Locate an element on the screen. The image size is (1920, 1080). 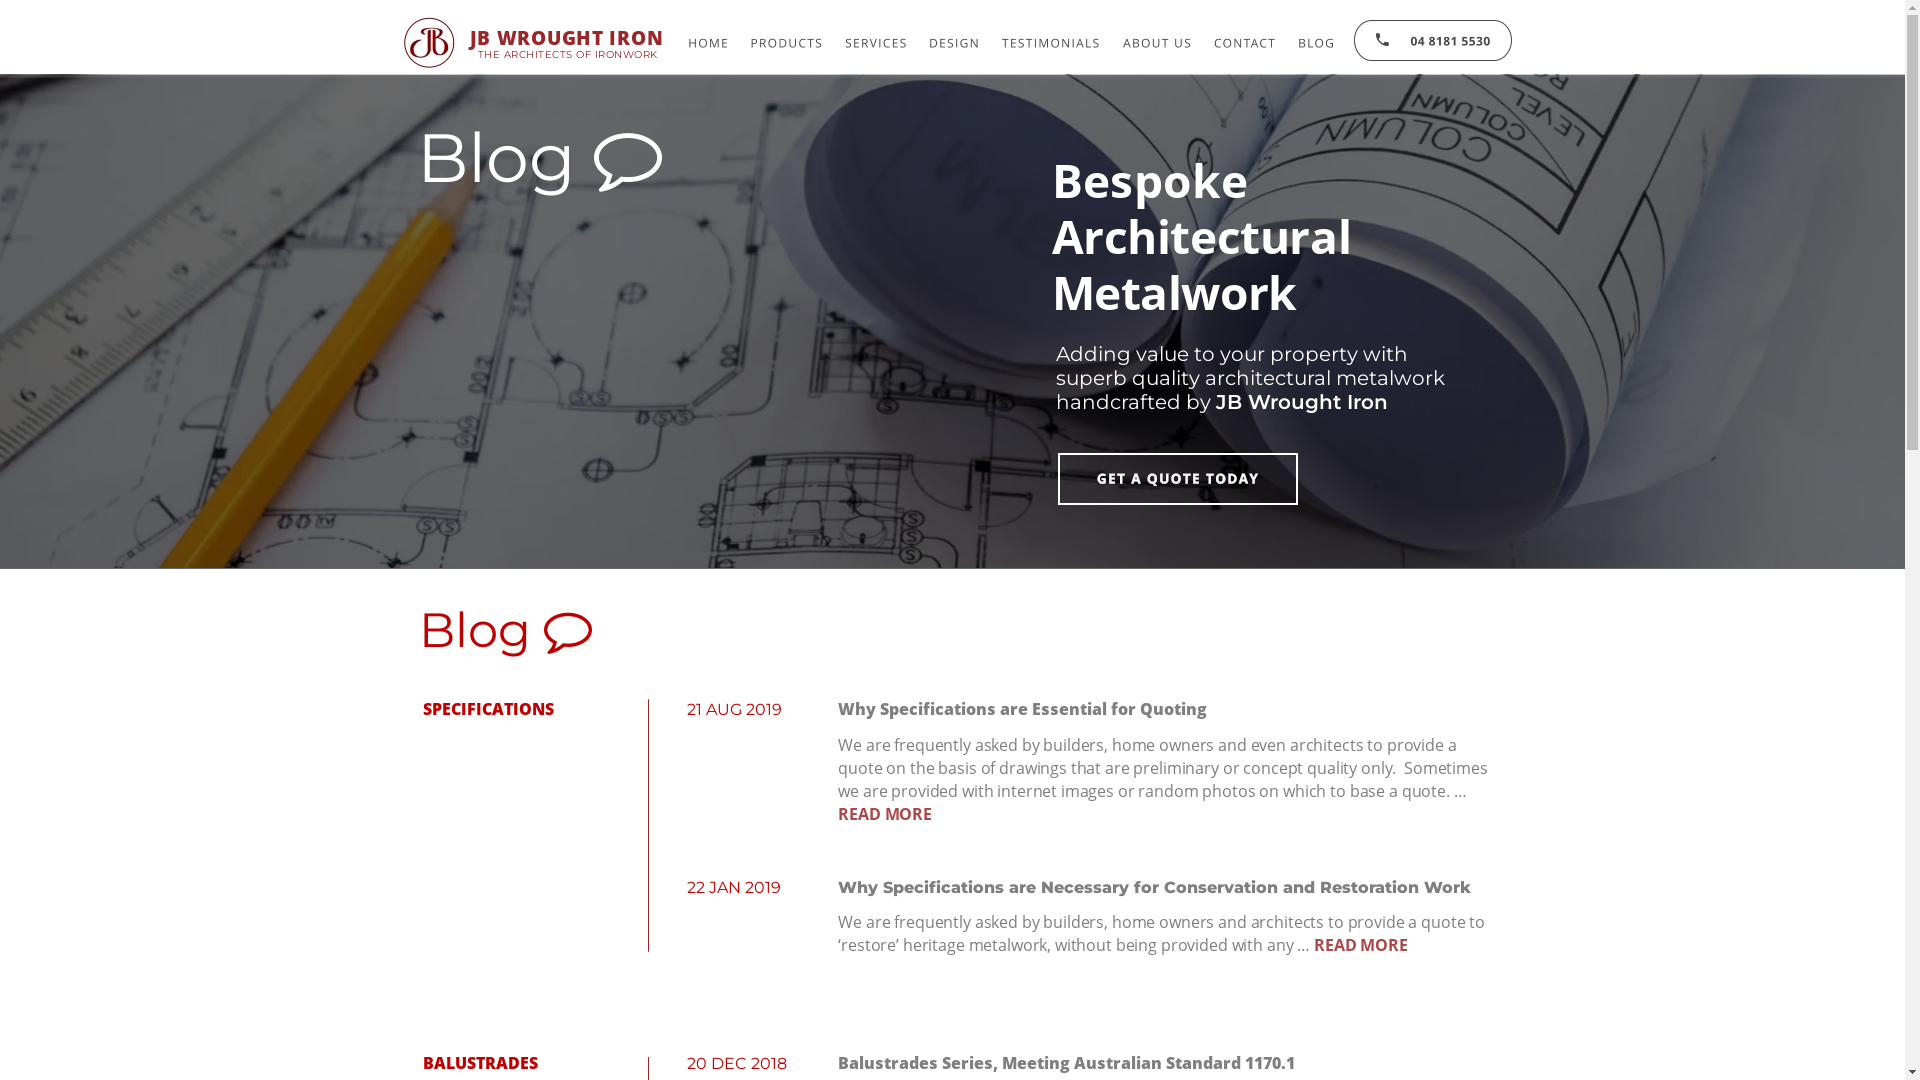
'READ MORE' is located at coordinates (883, 813).